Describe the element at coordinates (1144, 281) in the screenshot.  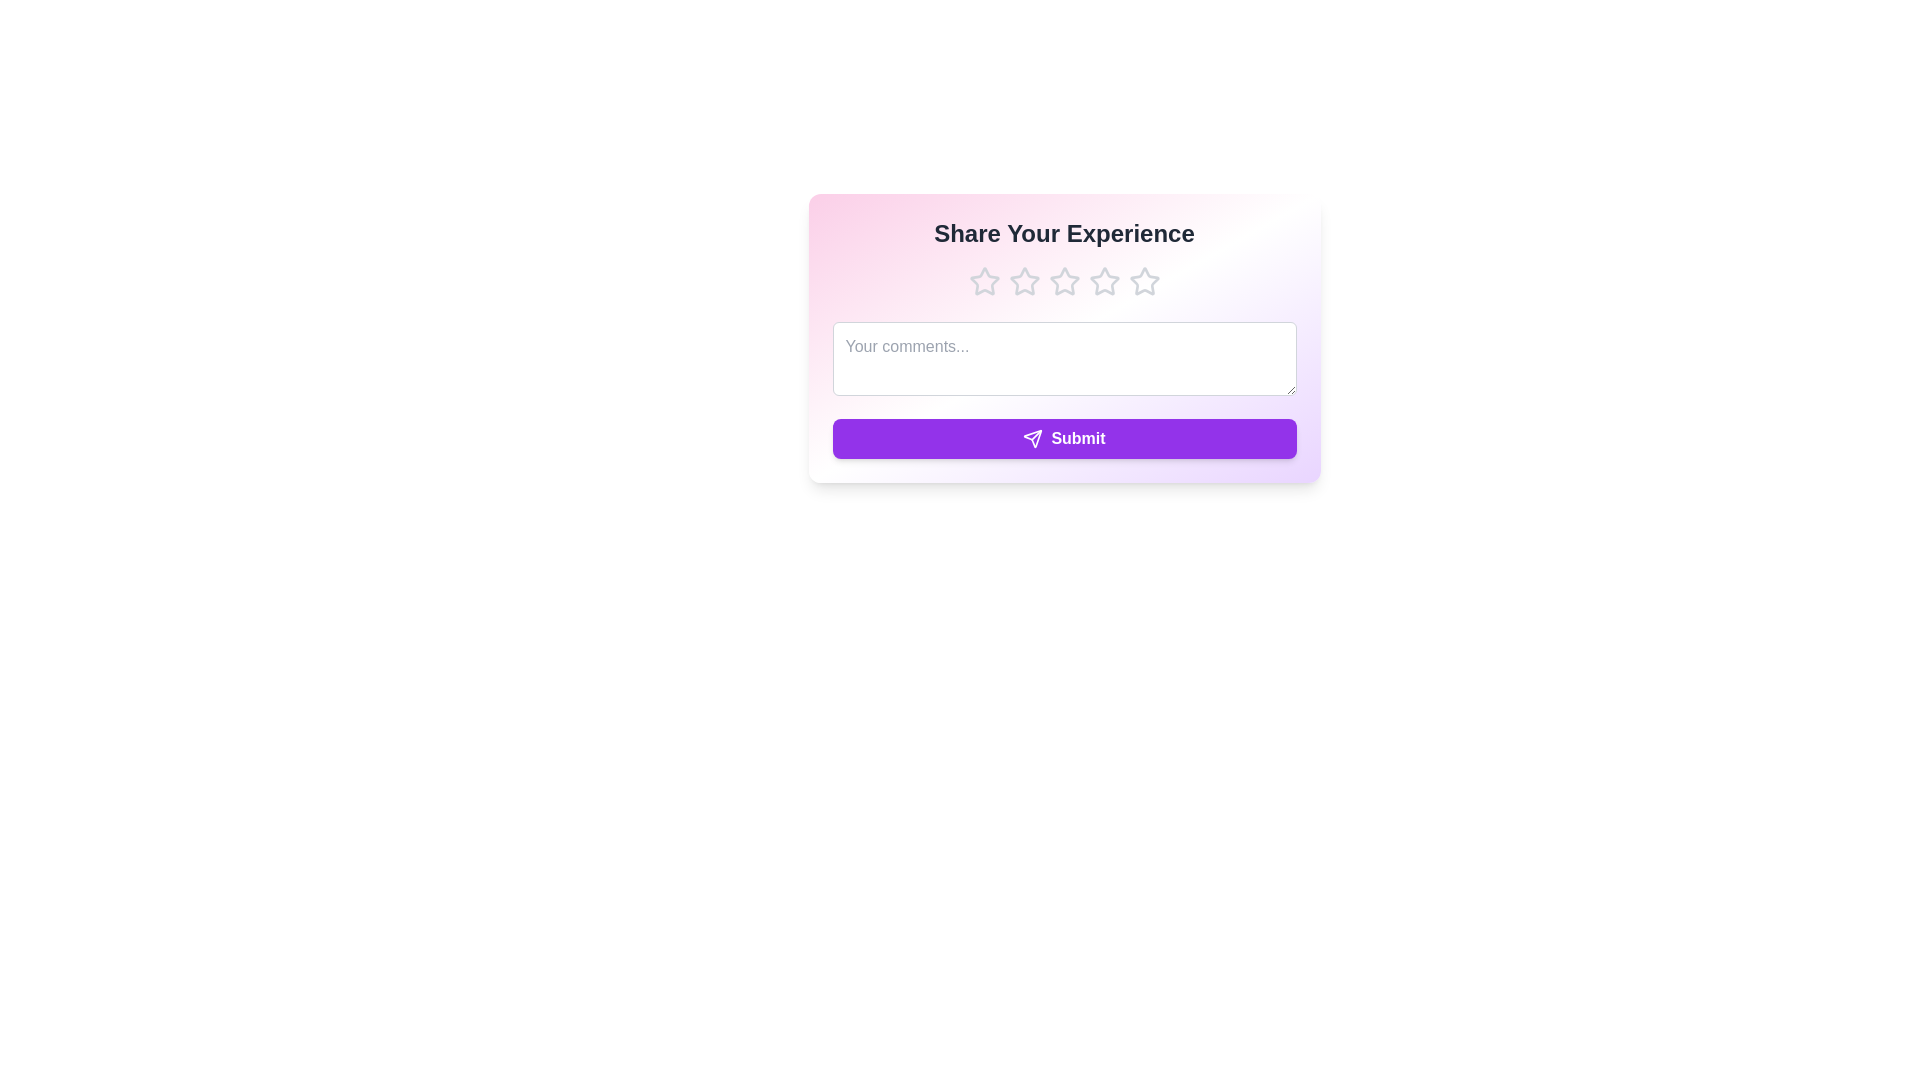
I see `the fifth outlined star icon in the rating interface` at that location.